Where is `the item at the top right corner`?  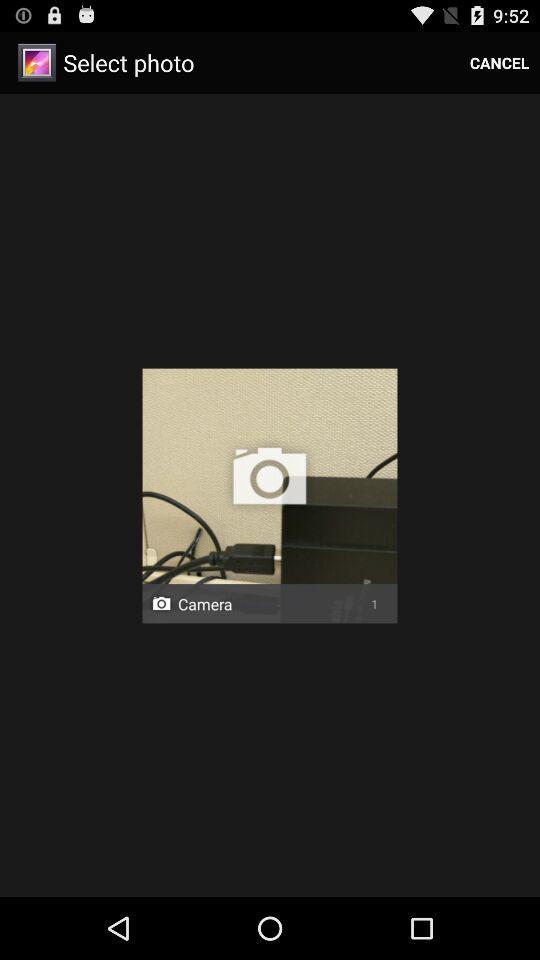
the item at the top right corner is located at coordinates (498, 62).